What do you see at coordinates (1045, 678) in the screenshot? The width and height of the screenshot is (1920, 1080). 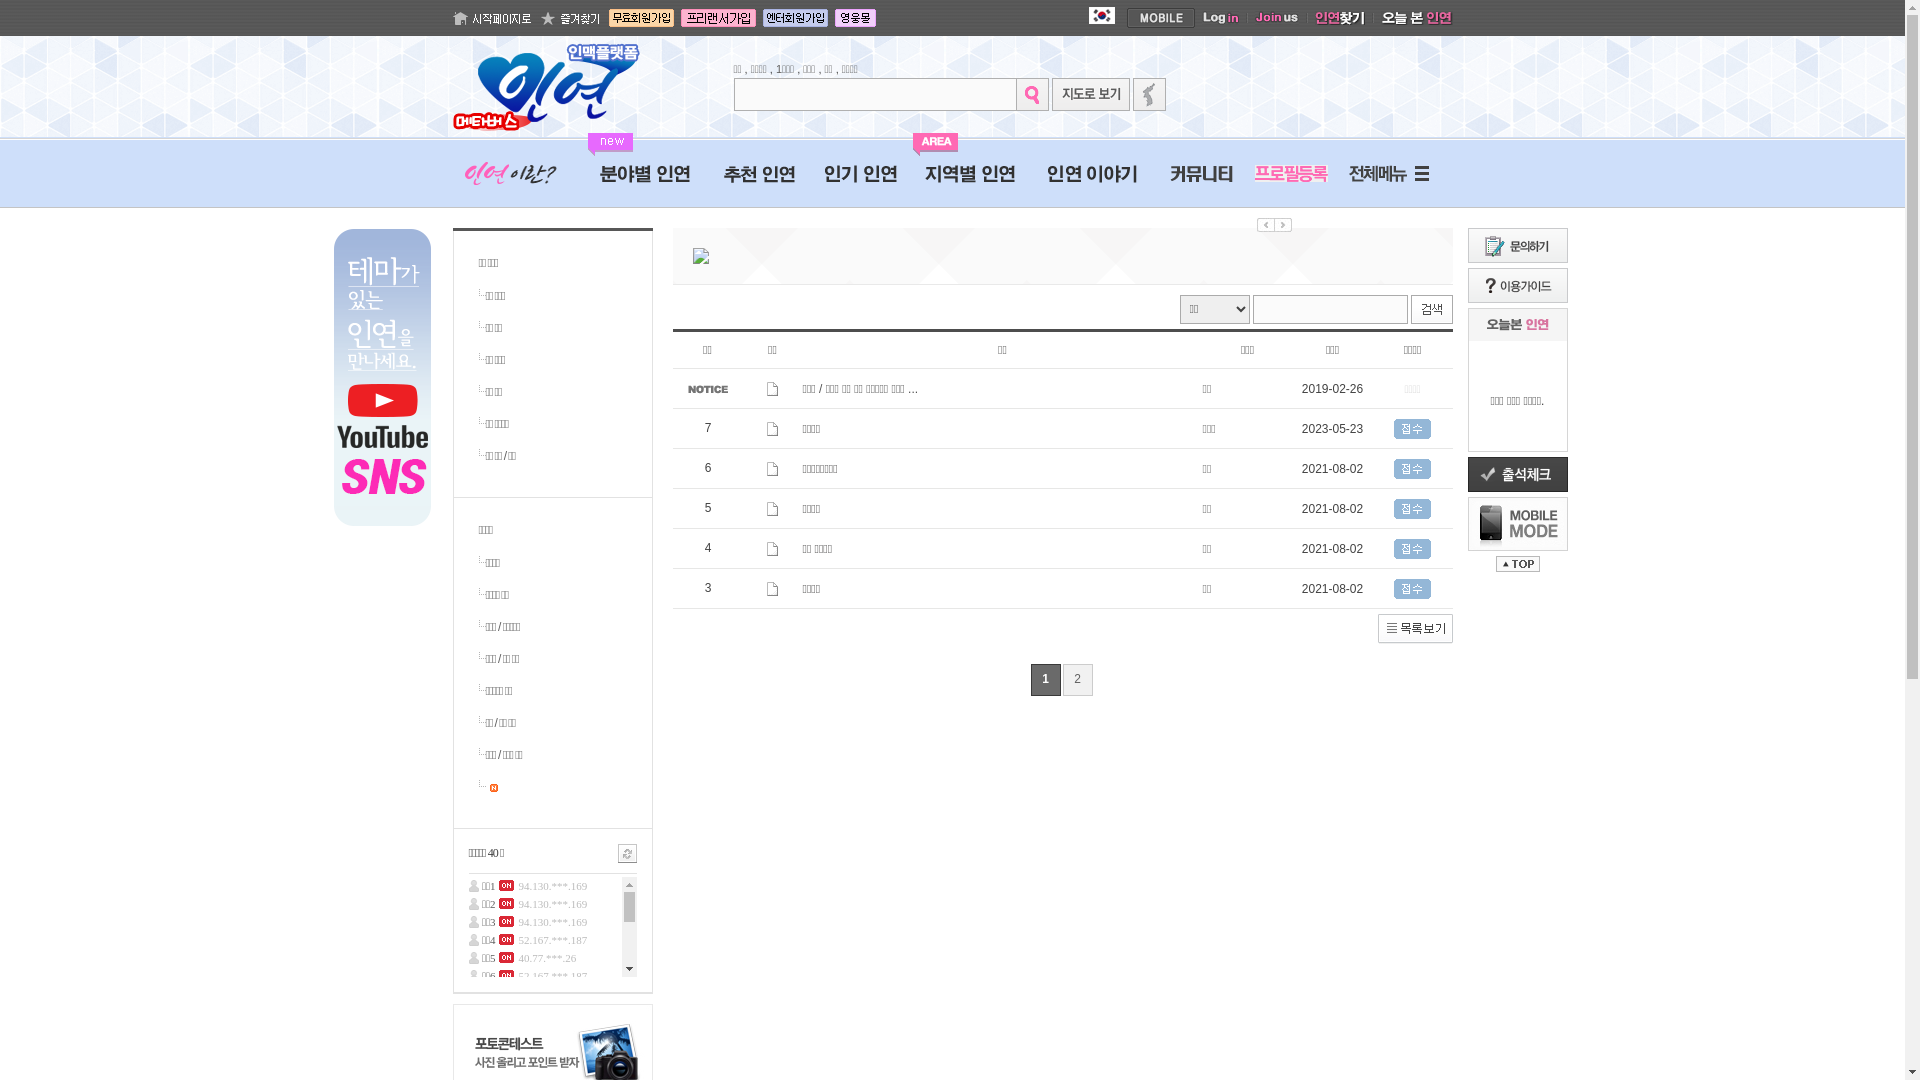 I see `'1'` at bounding box center [1045, 678].